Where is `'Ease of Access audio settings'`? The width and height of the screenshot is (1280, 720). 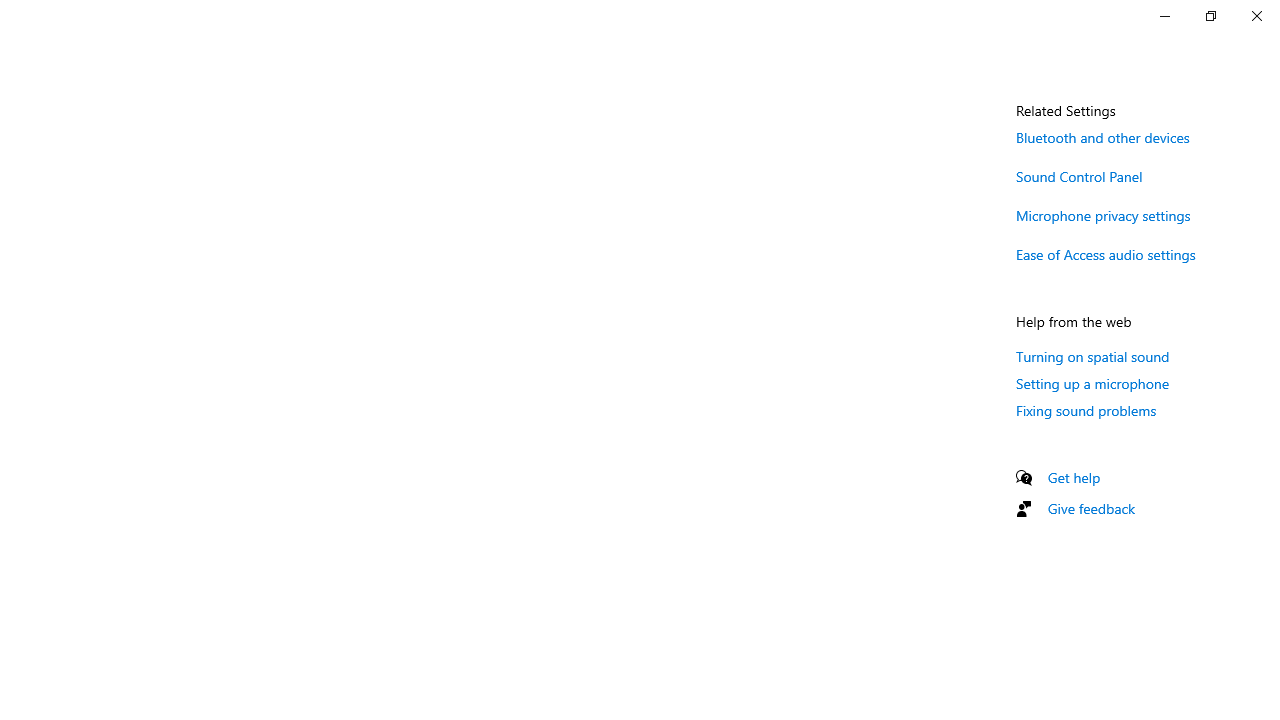
'Ease of Access audio settings' is located at coordinates (1104, 253).